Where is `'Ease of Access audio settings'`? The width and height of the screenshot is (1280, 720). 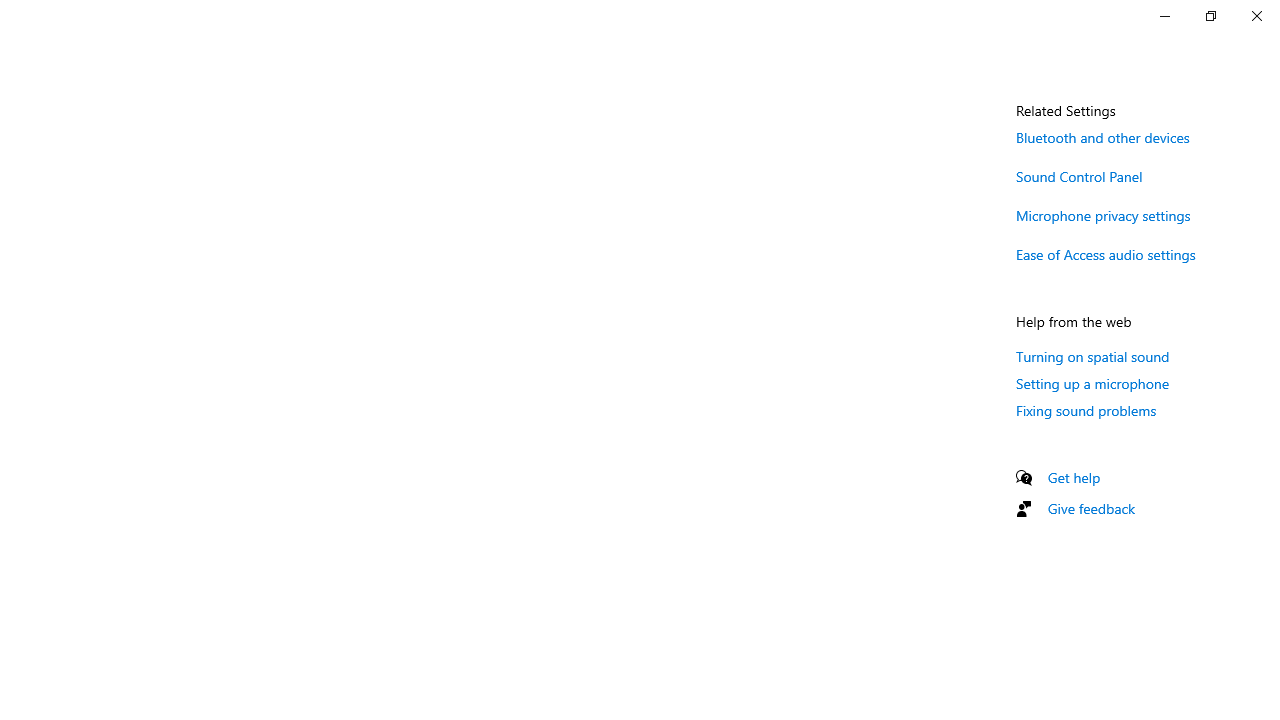
'Ease of Access audio settings' is located at coordinates (1104, 253).